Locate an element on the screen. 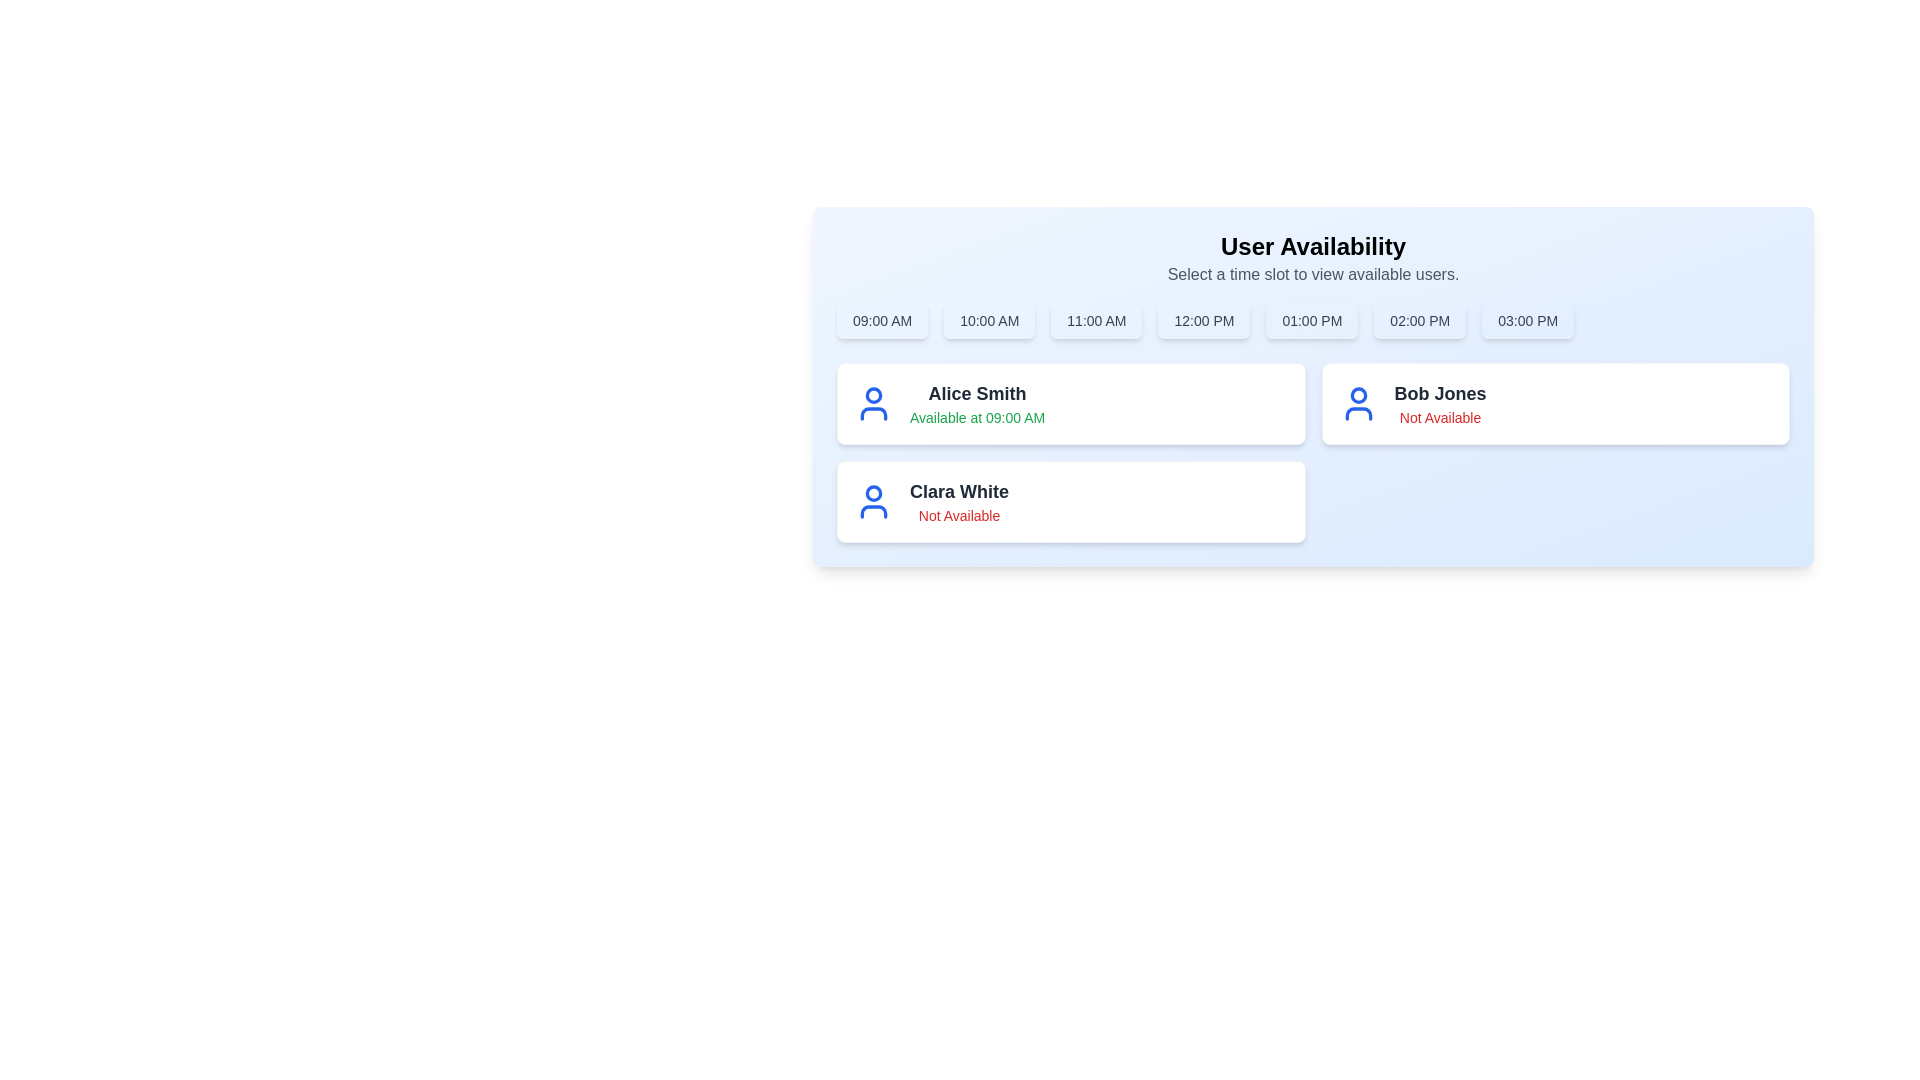 The width and height of the screenshot is (1920, 1080). the button labeled '10:00 AM' is located at coordinates (989, 319).